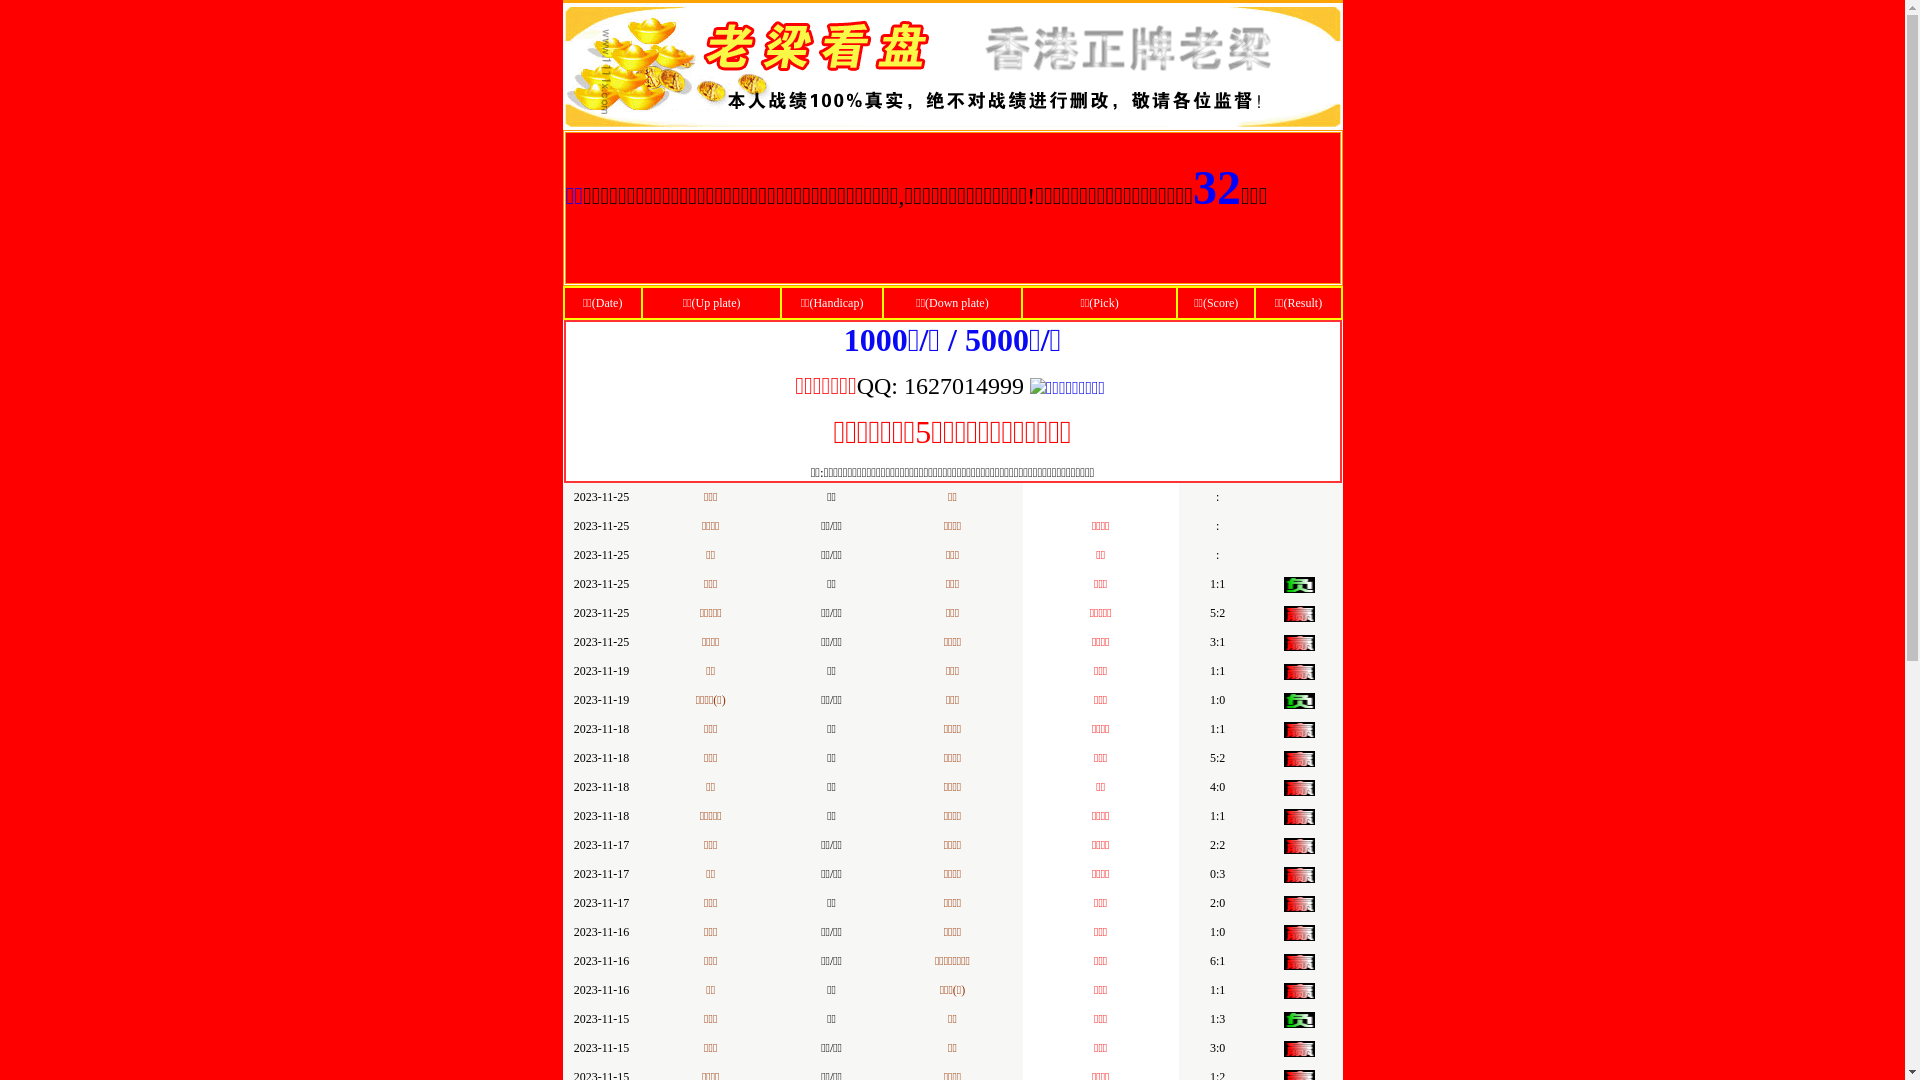 This screenshot has width=1920, height=1080. I want to click on 'QQ', so click(874, 388).